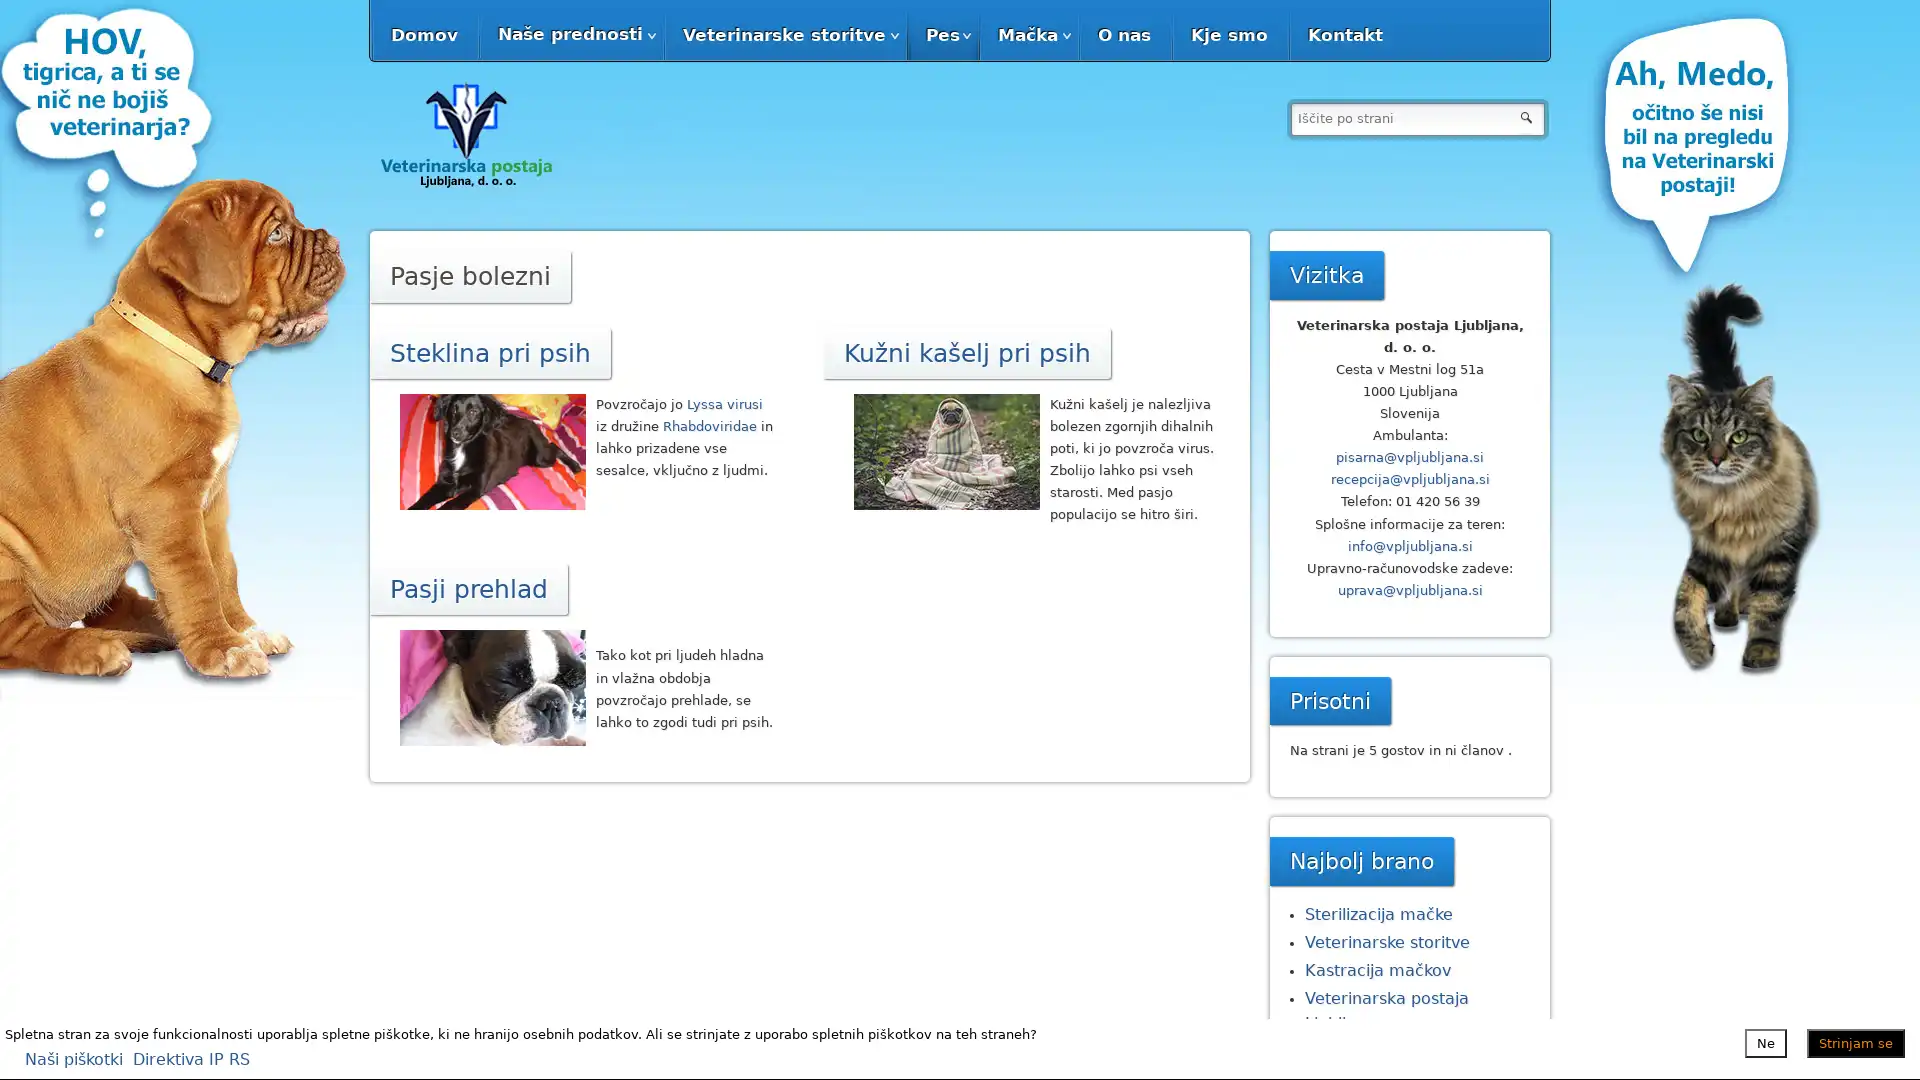 The height and width of the screenshot is (1080, 1920). I want to click on Strinjam se, so click(1855, 1041).